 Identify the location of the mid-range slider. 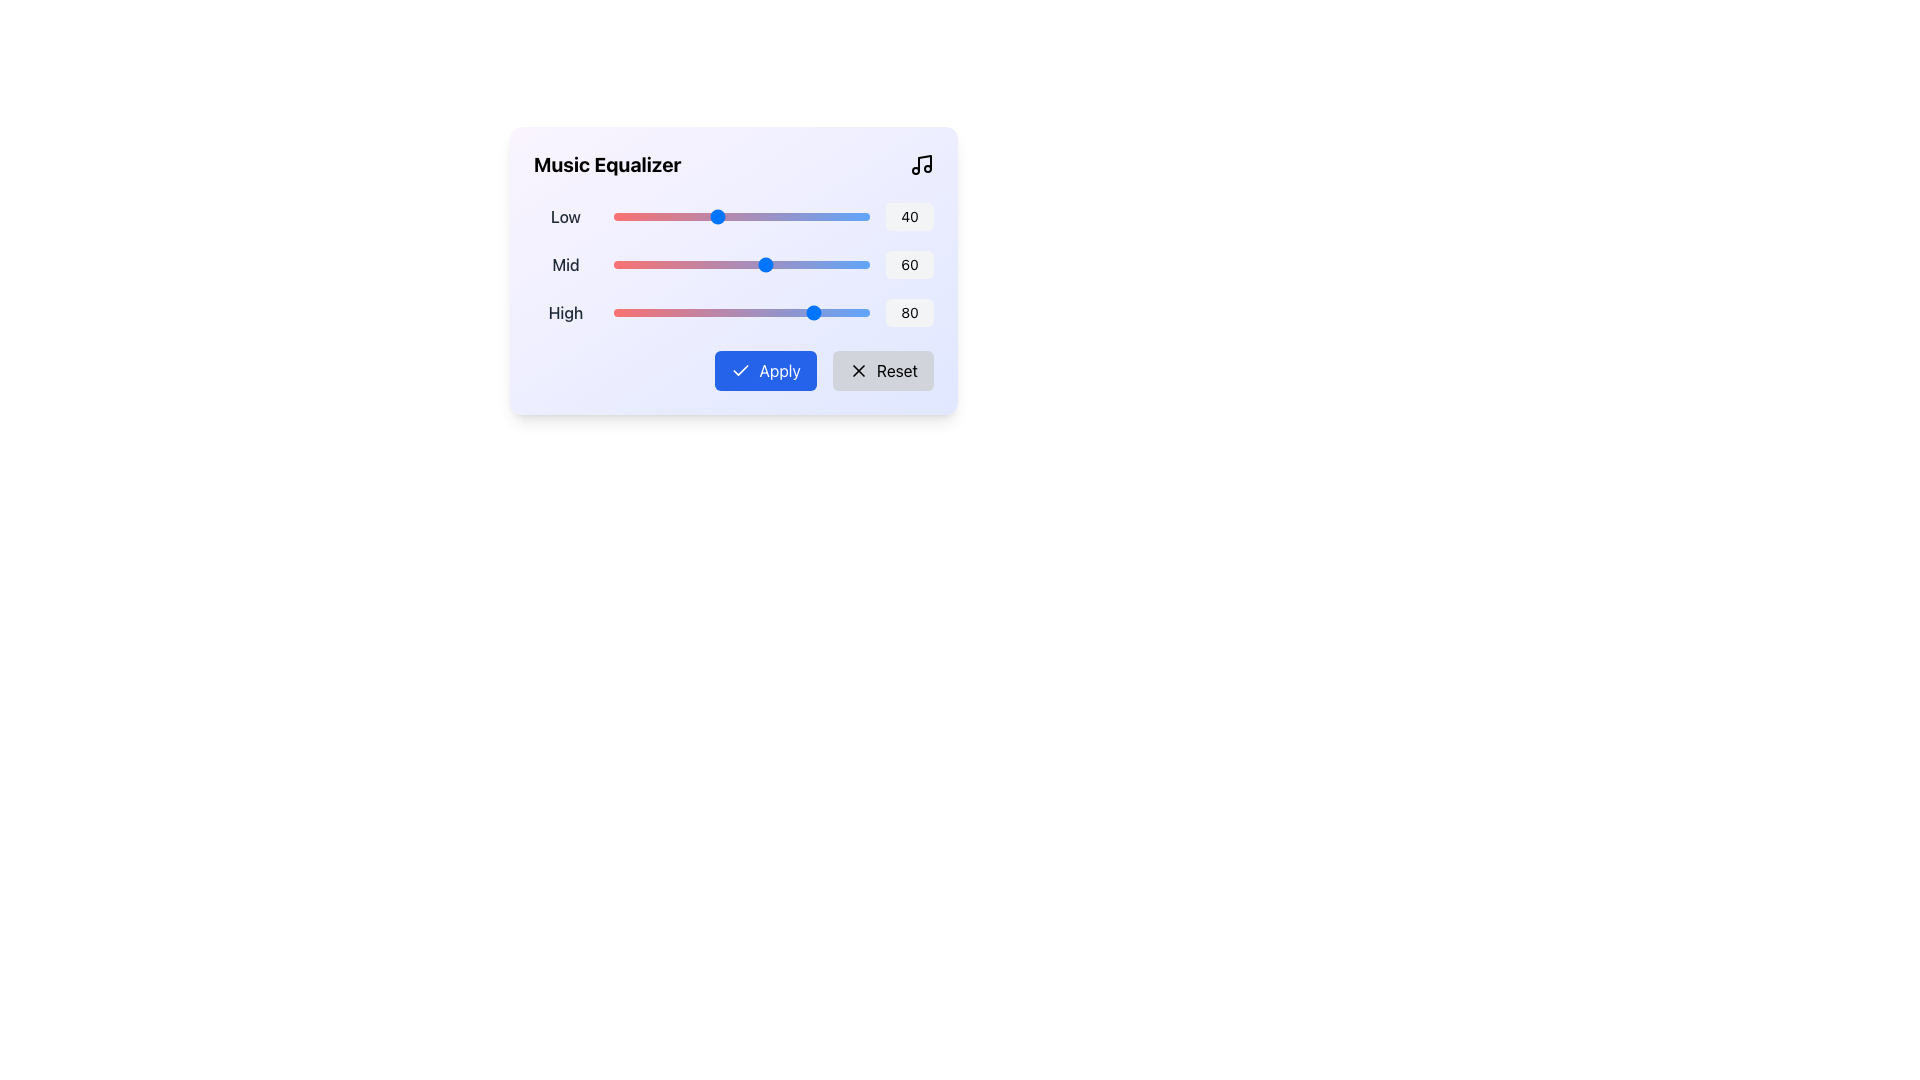
(746, 264).